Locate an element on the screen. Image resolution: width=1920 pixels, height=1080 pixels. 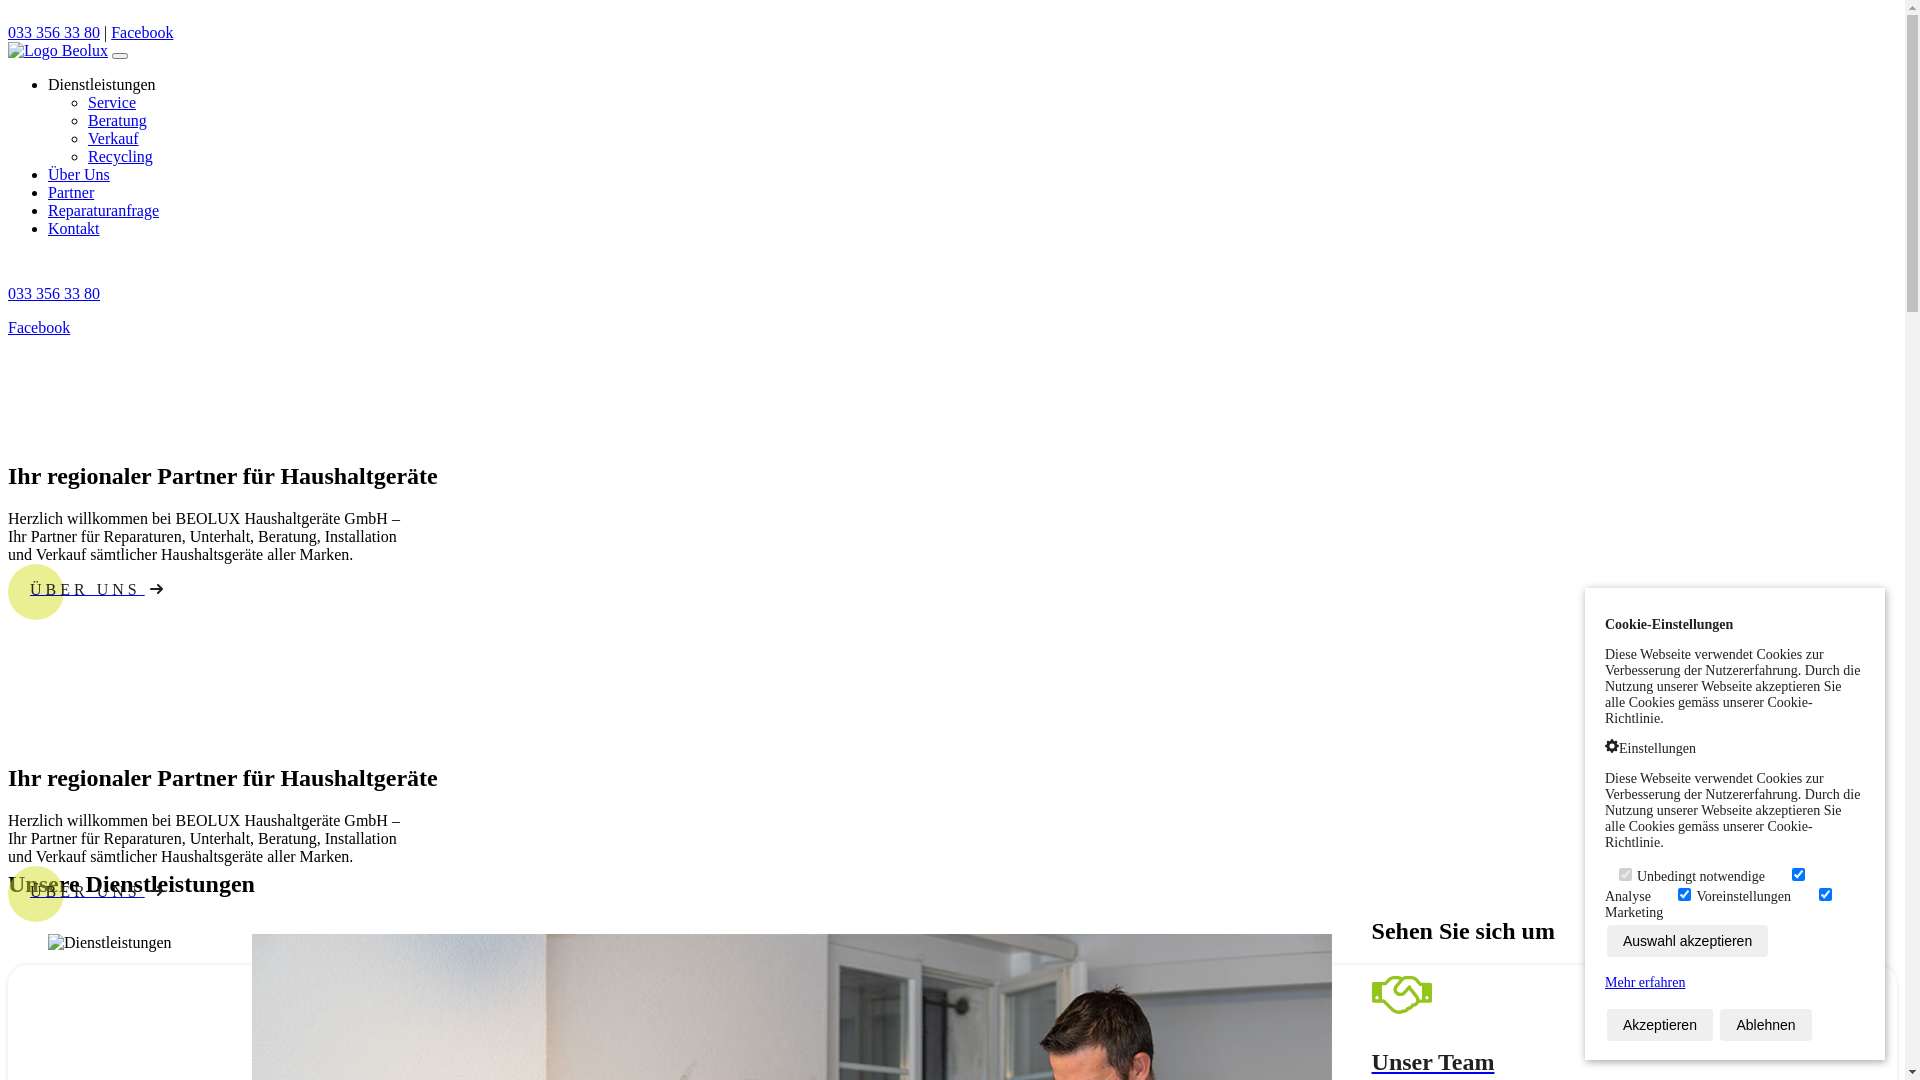
'Verkauf' is located at coordinates (112, 137).